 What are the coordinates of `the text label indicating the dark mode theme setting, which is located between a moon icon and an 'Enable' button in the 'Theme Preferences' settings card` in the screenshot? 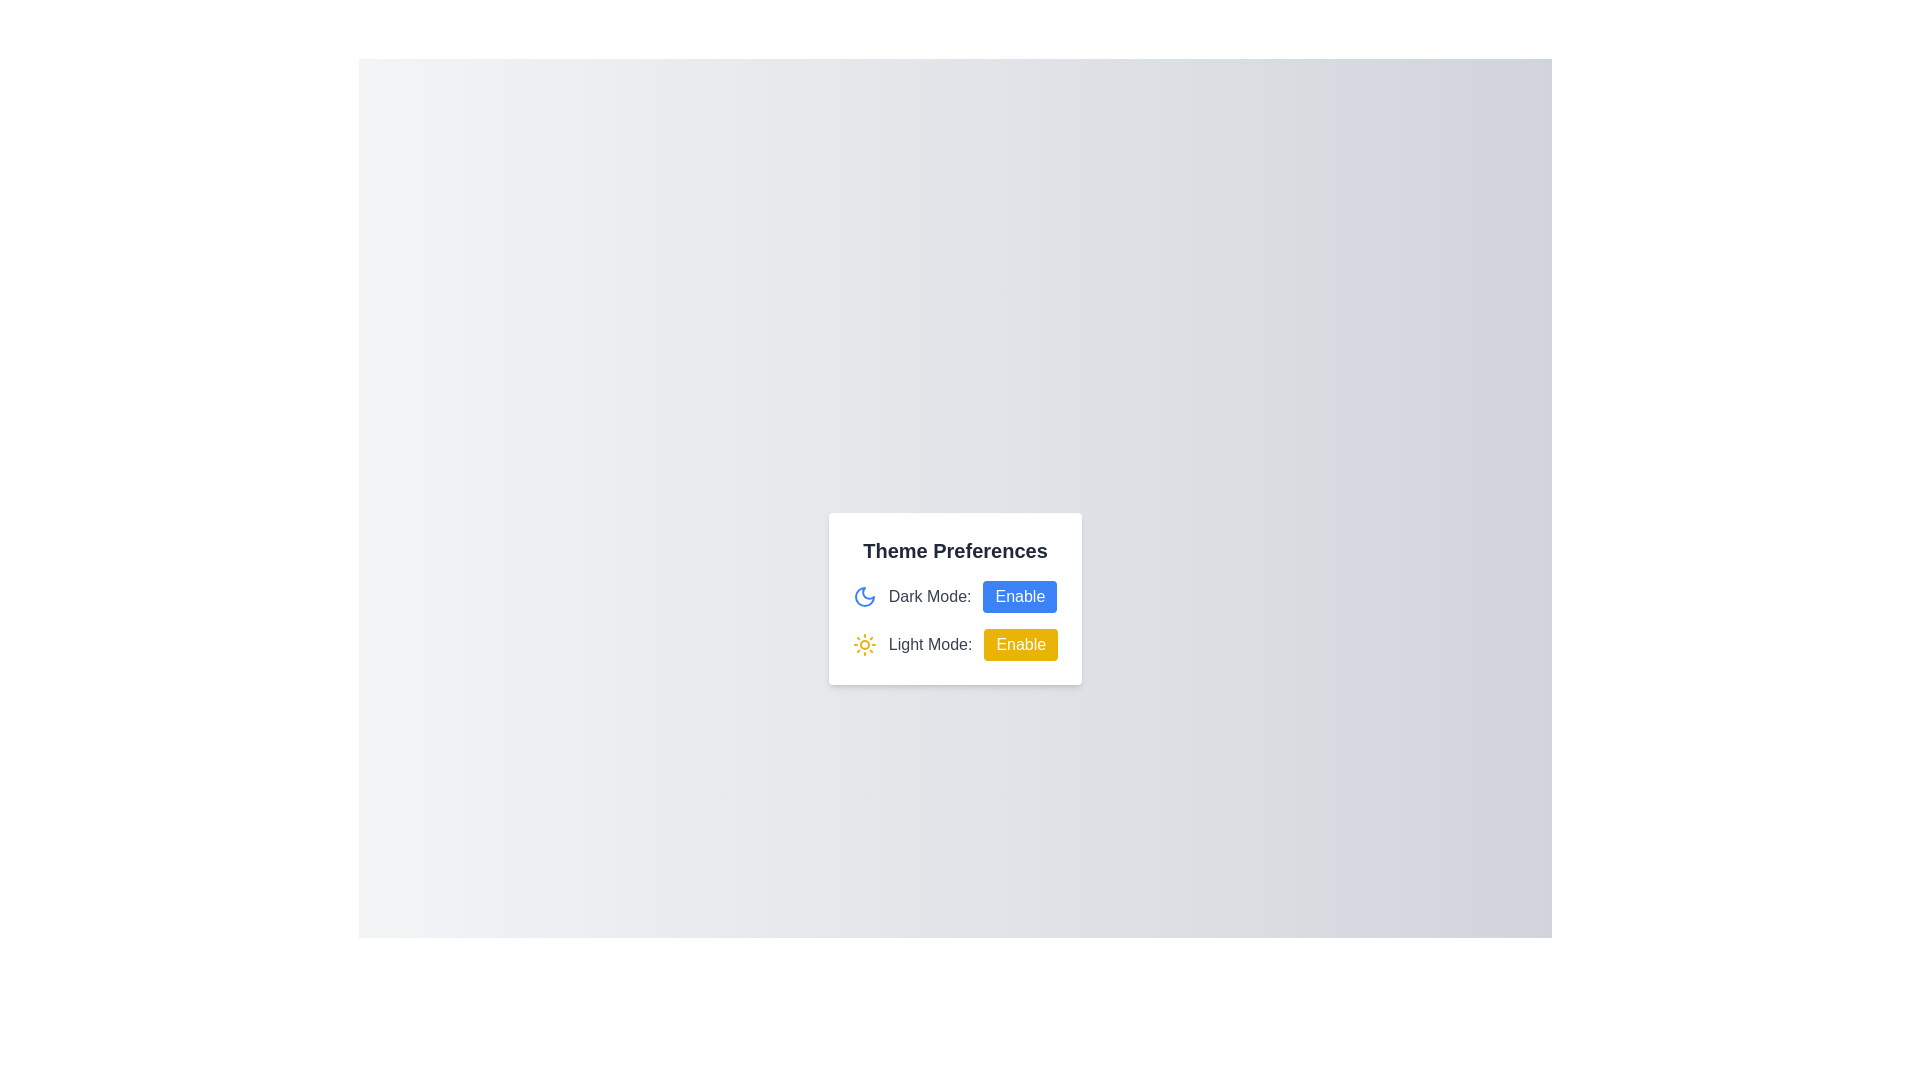 It's located at (929, 596).